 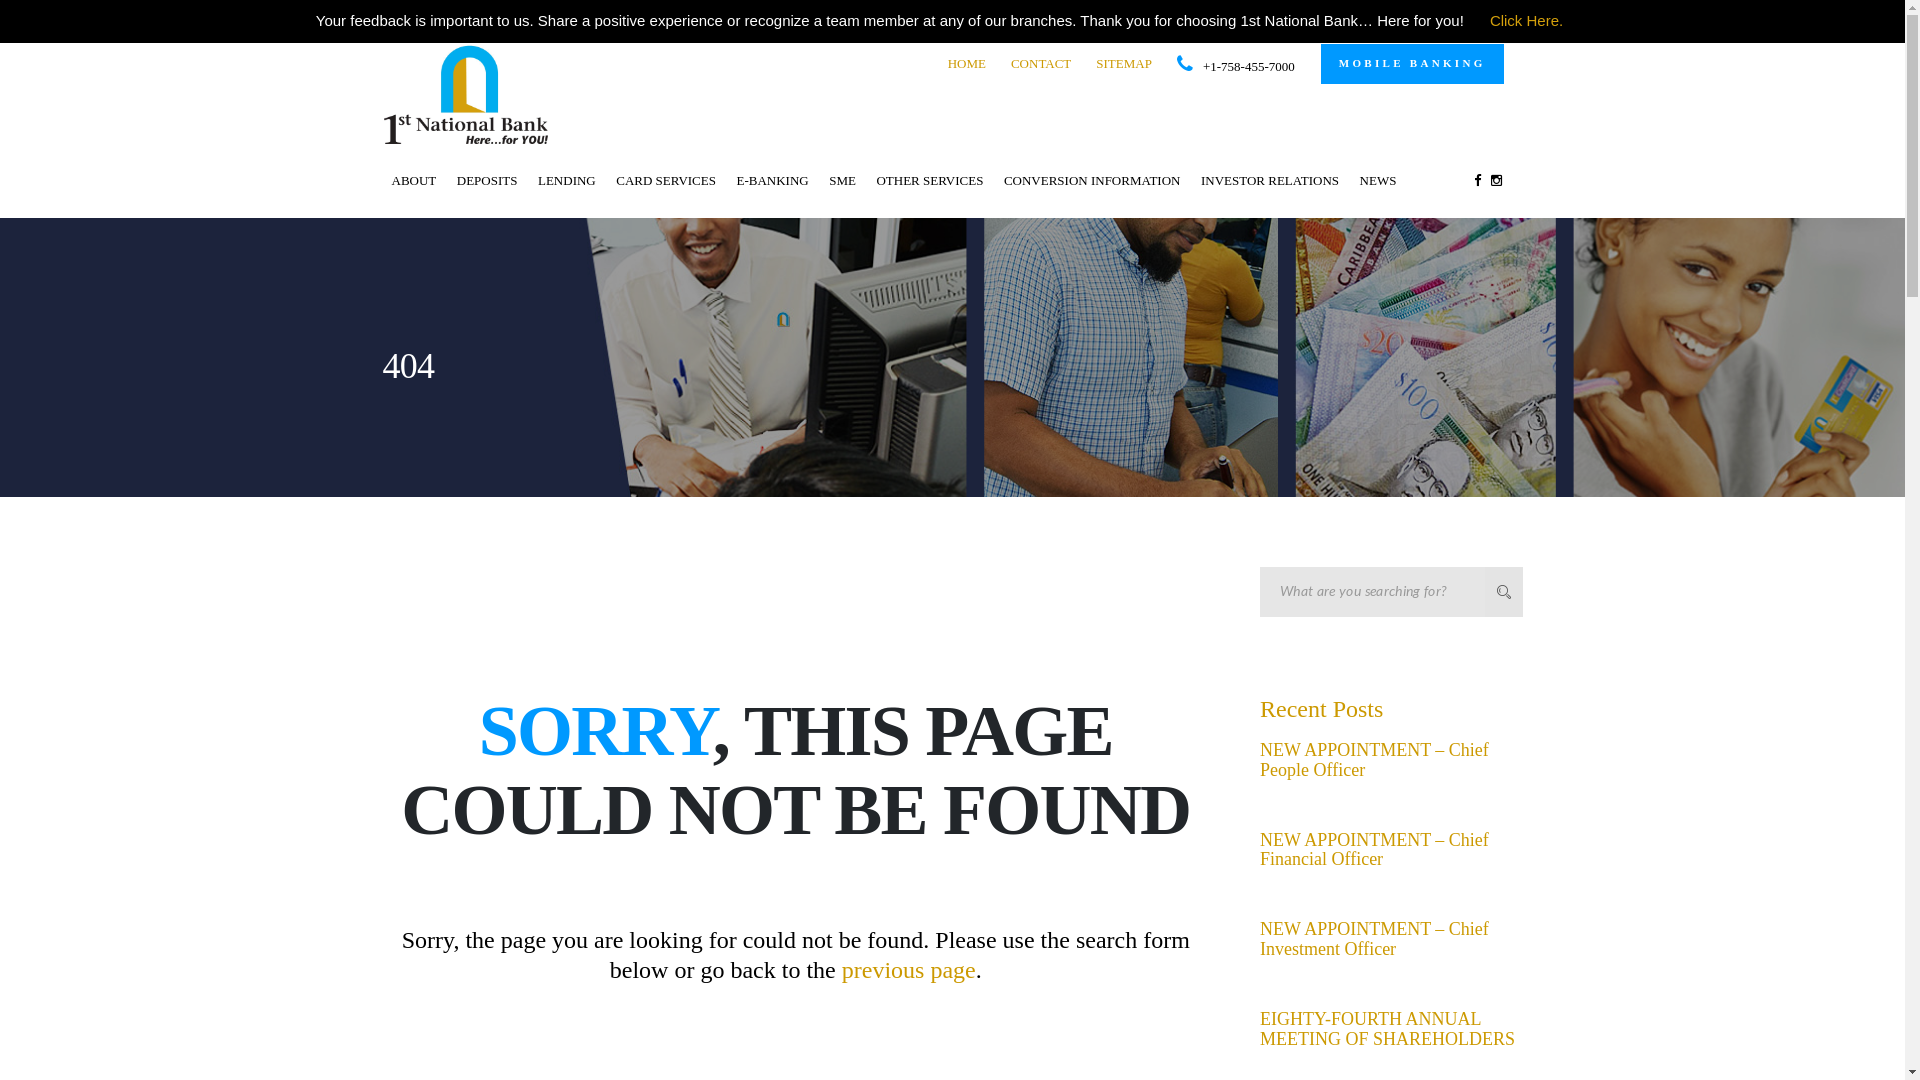 What do you see at coordinates (487, 180) in the screenshot?
I see `'DEPOSITS'` at bounding box center [487, 180].